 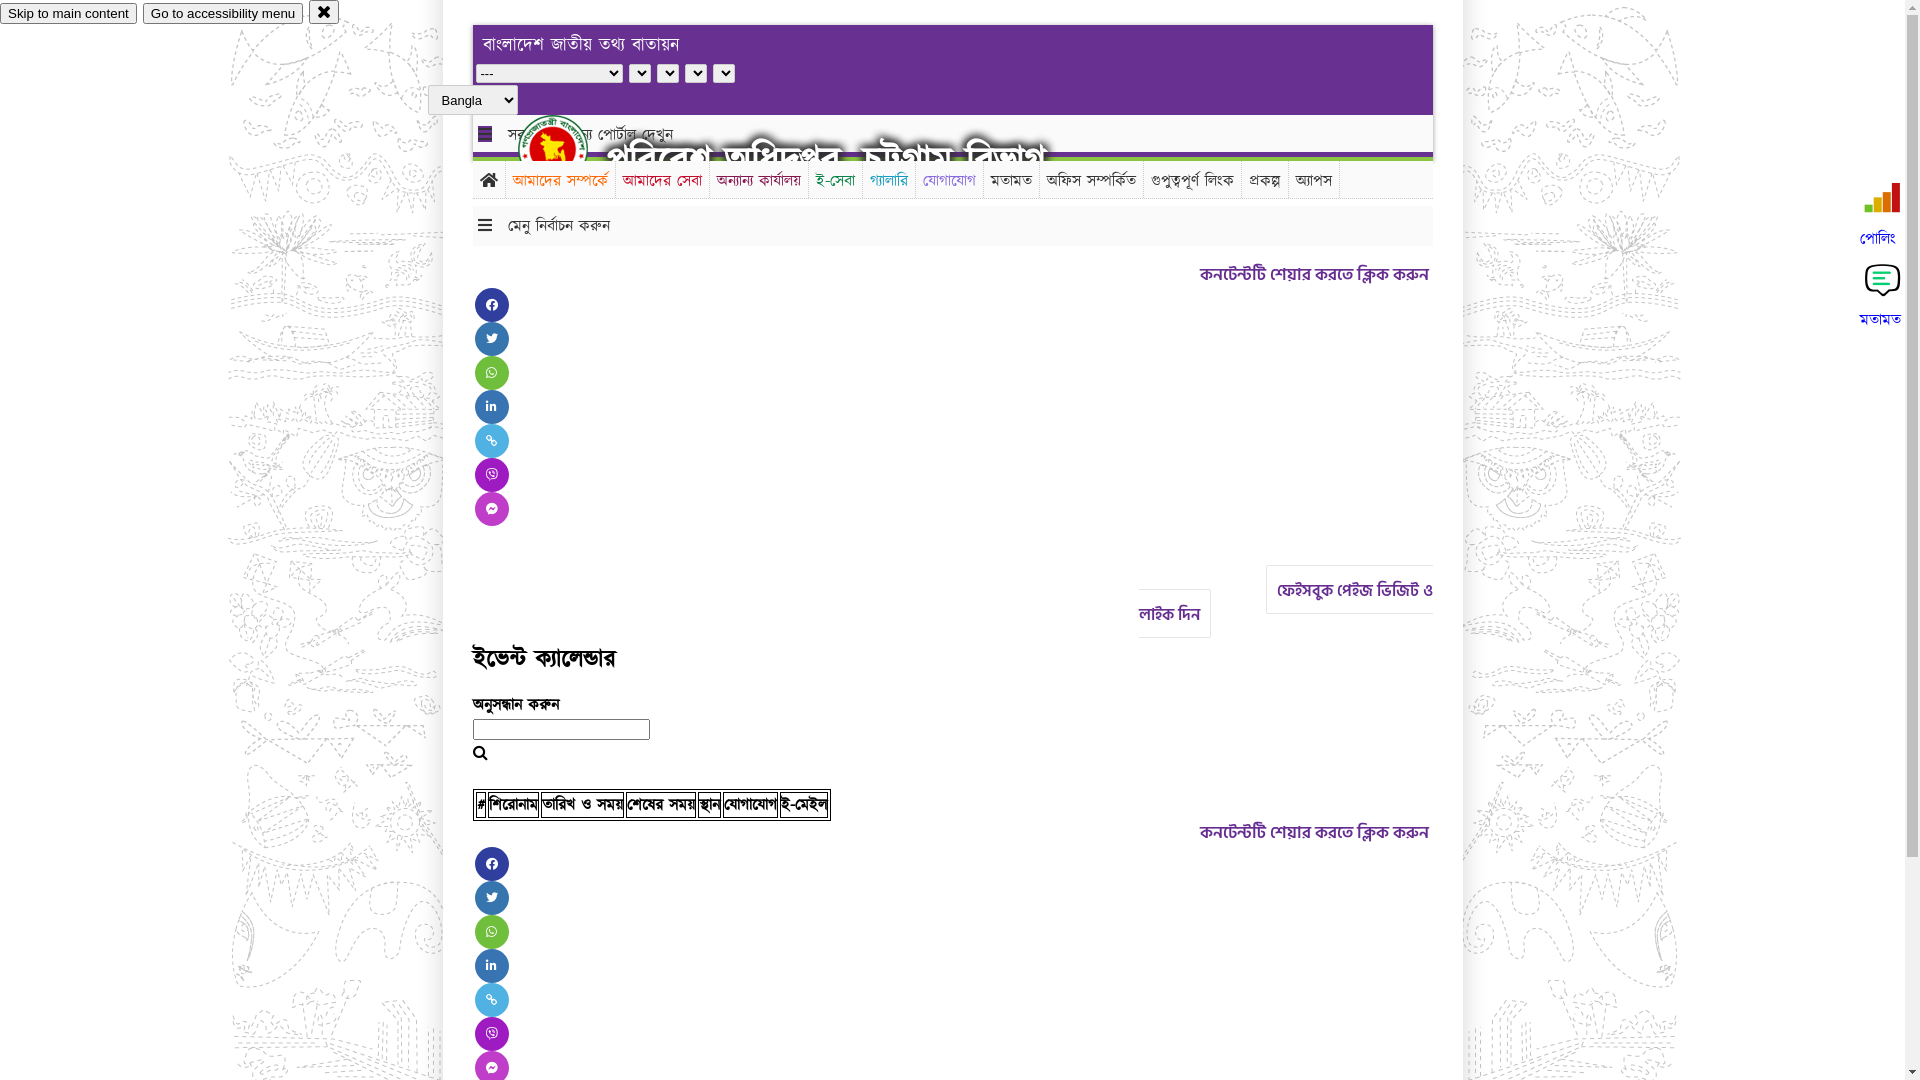 I want to click on 'Skip to main content', so click(x=68, y=13).